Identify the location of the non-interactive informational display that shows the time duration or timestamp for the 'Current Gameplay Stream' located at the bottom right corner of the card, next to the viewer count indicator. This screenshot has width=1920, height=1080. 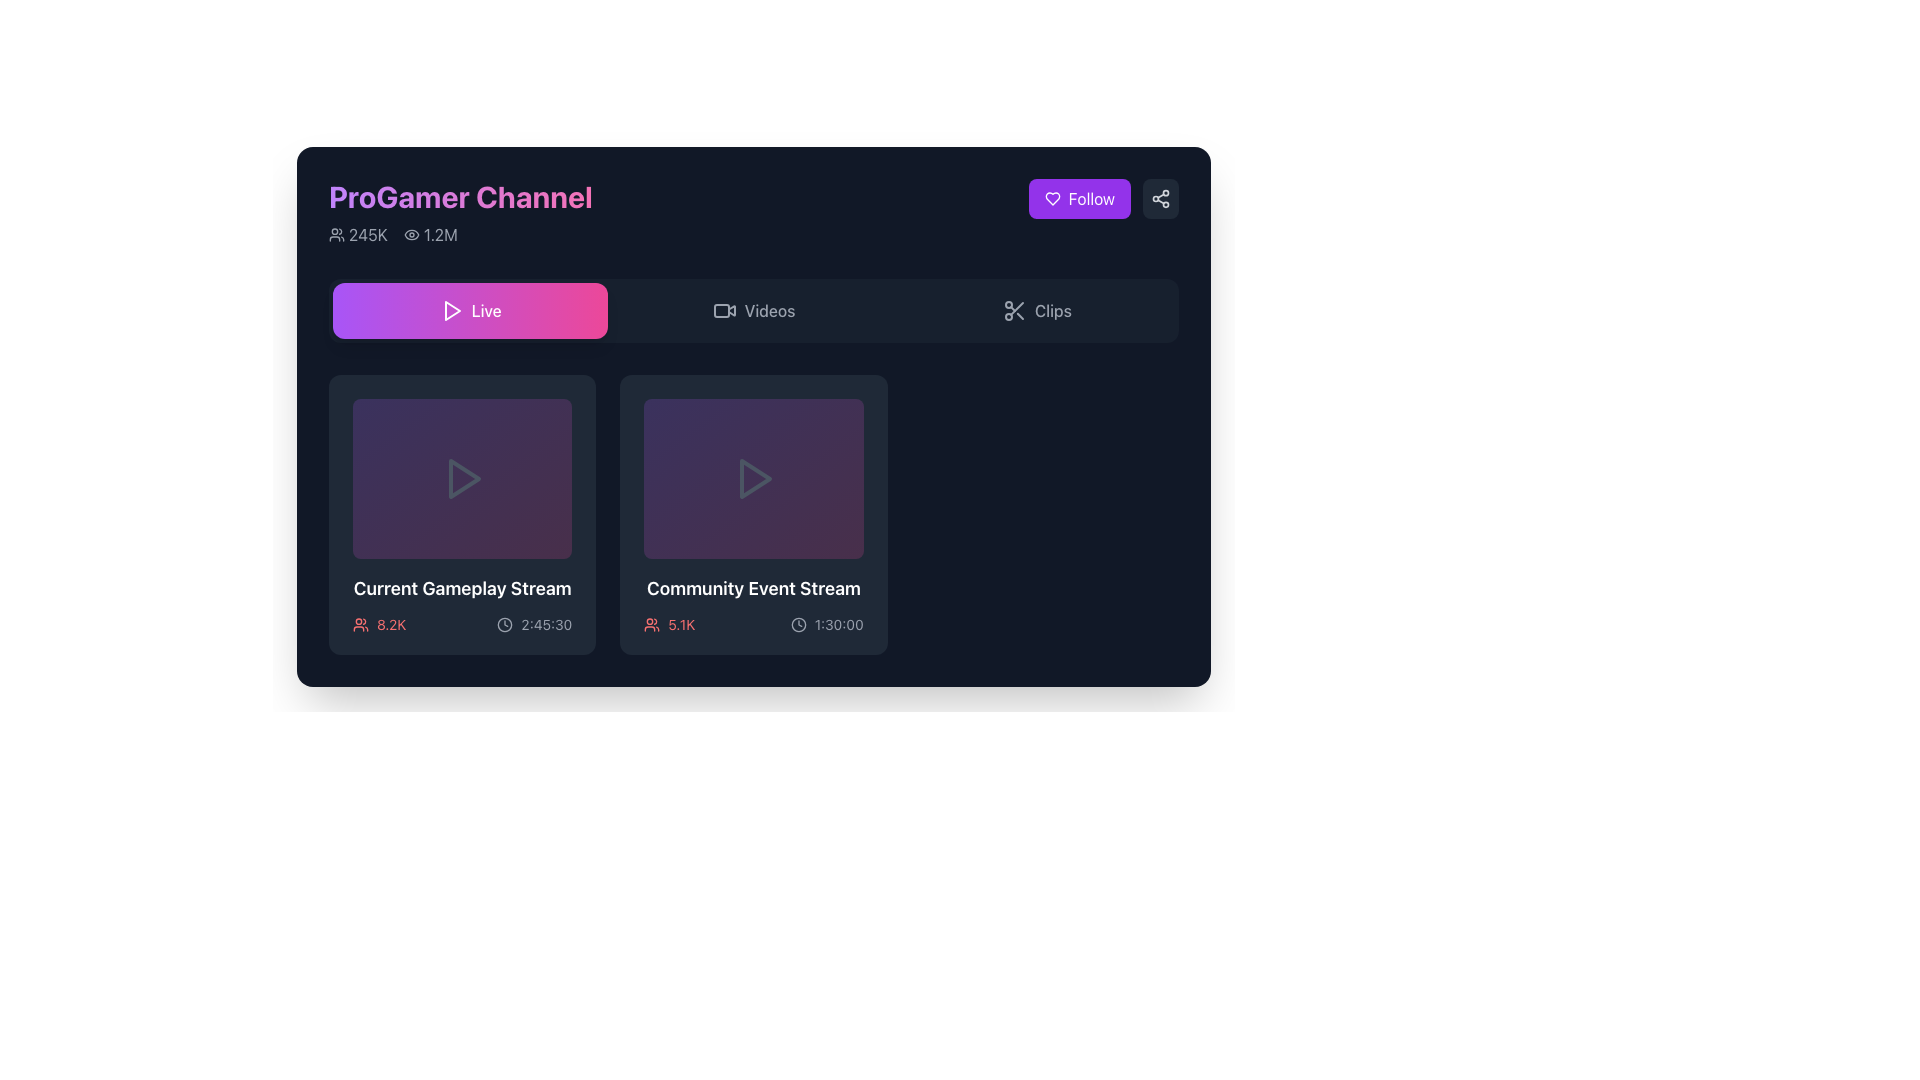
(534, 623).